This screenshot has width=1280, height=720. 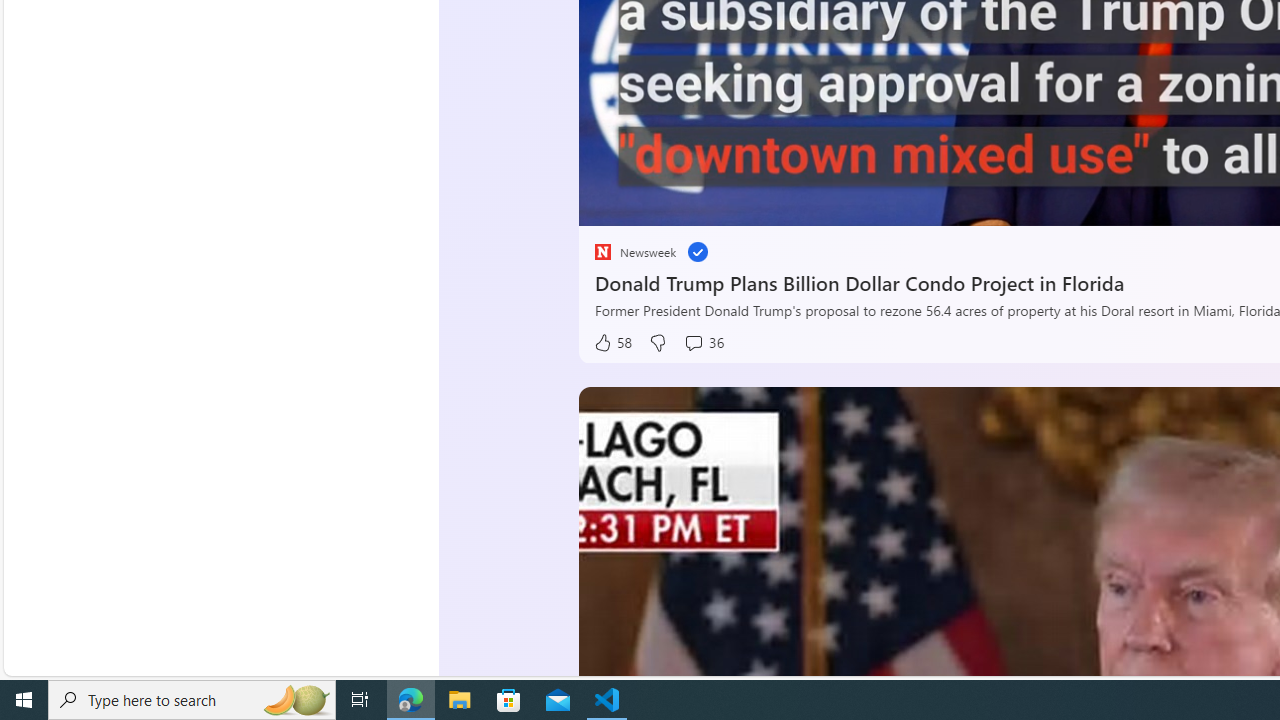 What do you see at coordinates (610, 342) in the screenshot?
I see `'58 Like'` at bounding box center [610, 342].